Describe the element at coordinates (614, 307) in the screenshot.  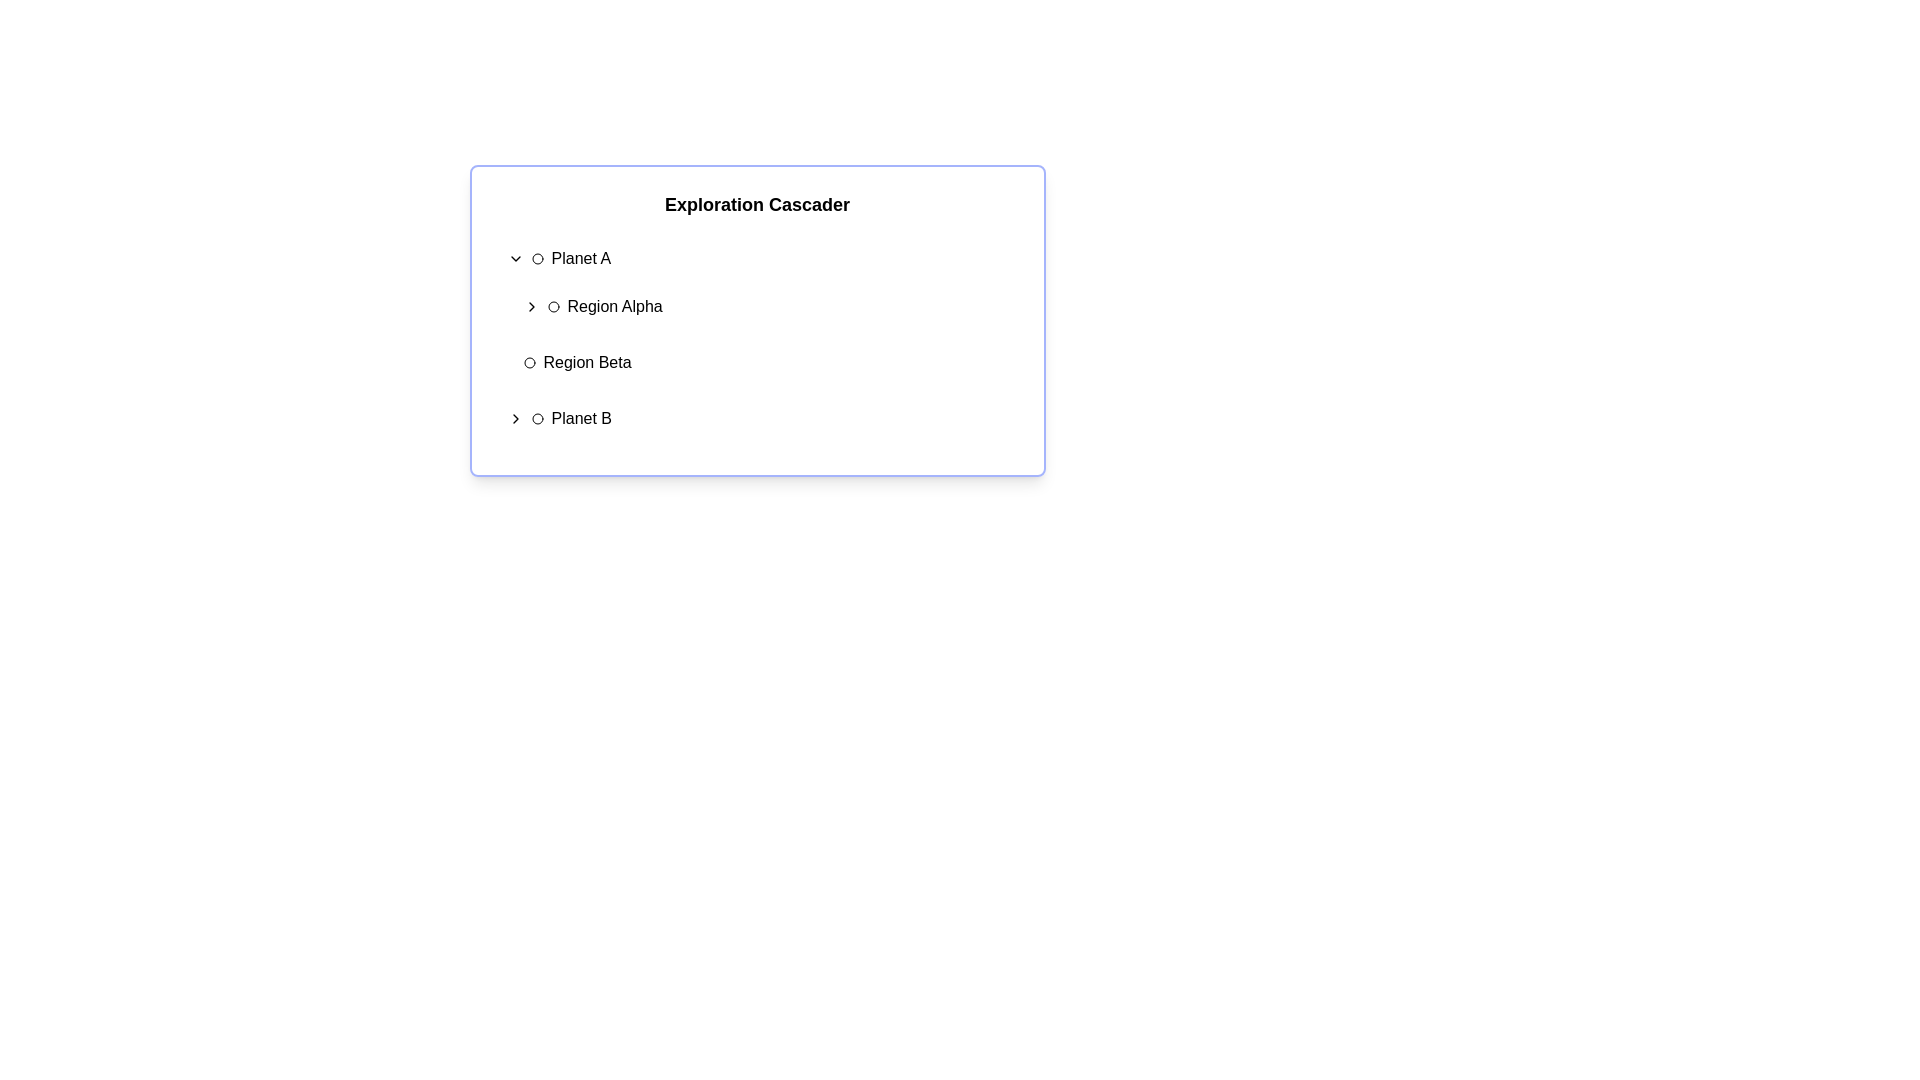
I see `the 'Region Alpha' text label located in the navigation group of regions, positioned under 'Planet A' and above 'Region Beta'` at that location.